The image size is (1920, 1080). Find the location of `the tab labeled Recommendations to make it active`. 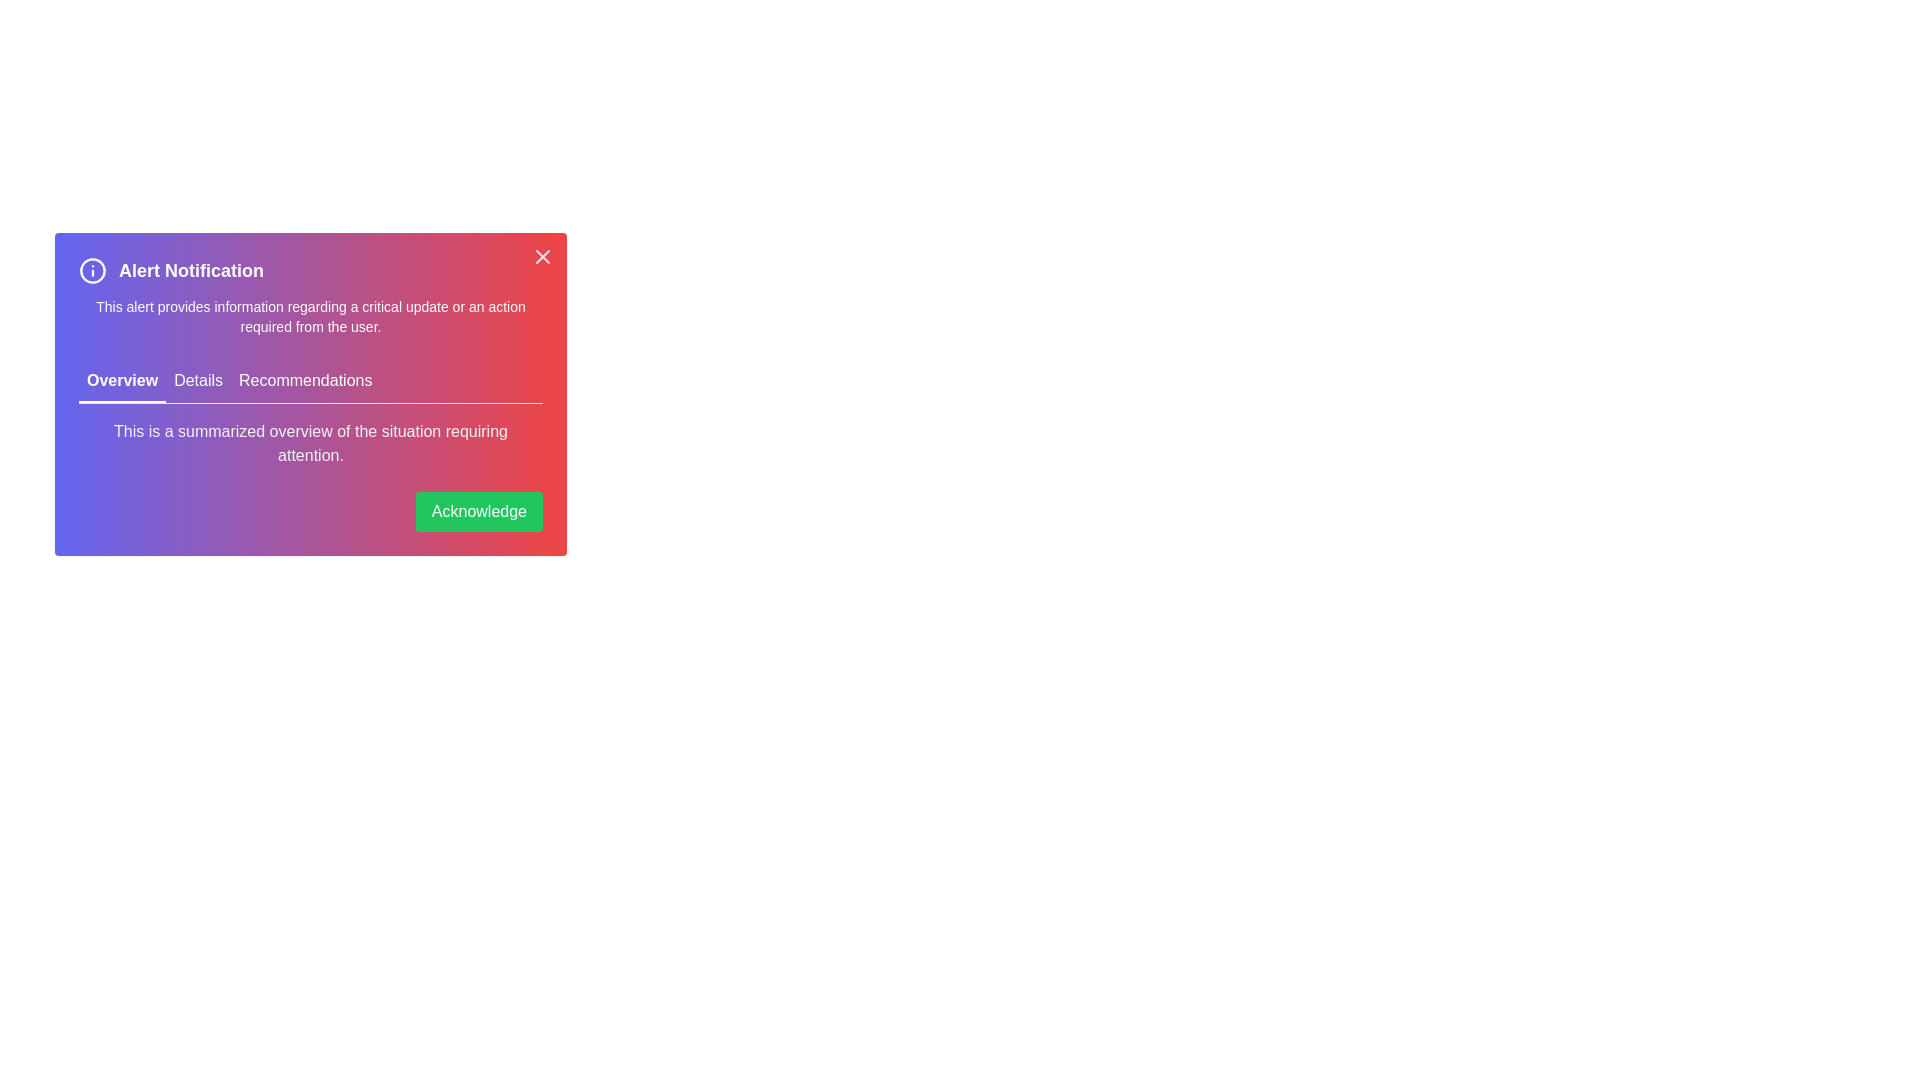

the tab labeled Recommendations to make it active is located at coordinates (304, 381).